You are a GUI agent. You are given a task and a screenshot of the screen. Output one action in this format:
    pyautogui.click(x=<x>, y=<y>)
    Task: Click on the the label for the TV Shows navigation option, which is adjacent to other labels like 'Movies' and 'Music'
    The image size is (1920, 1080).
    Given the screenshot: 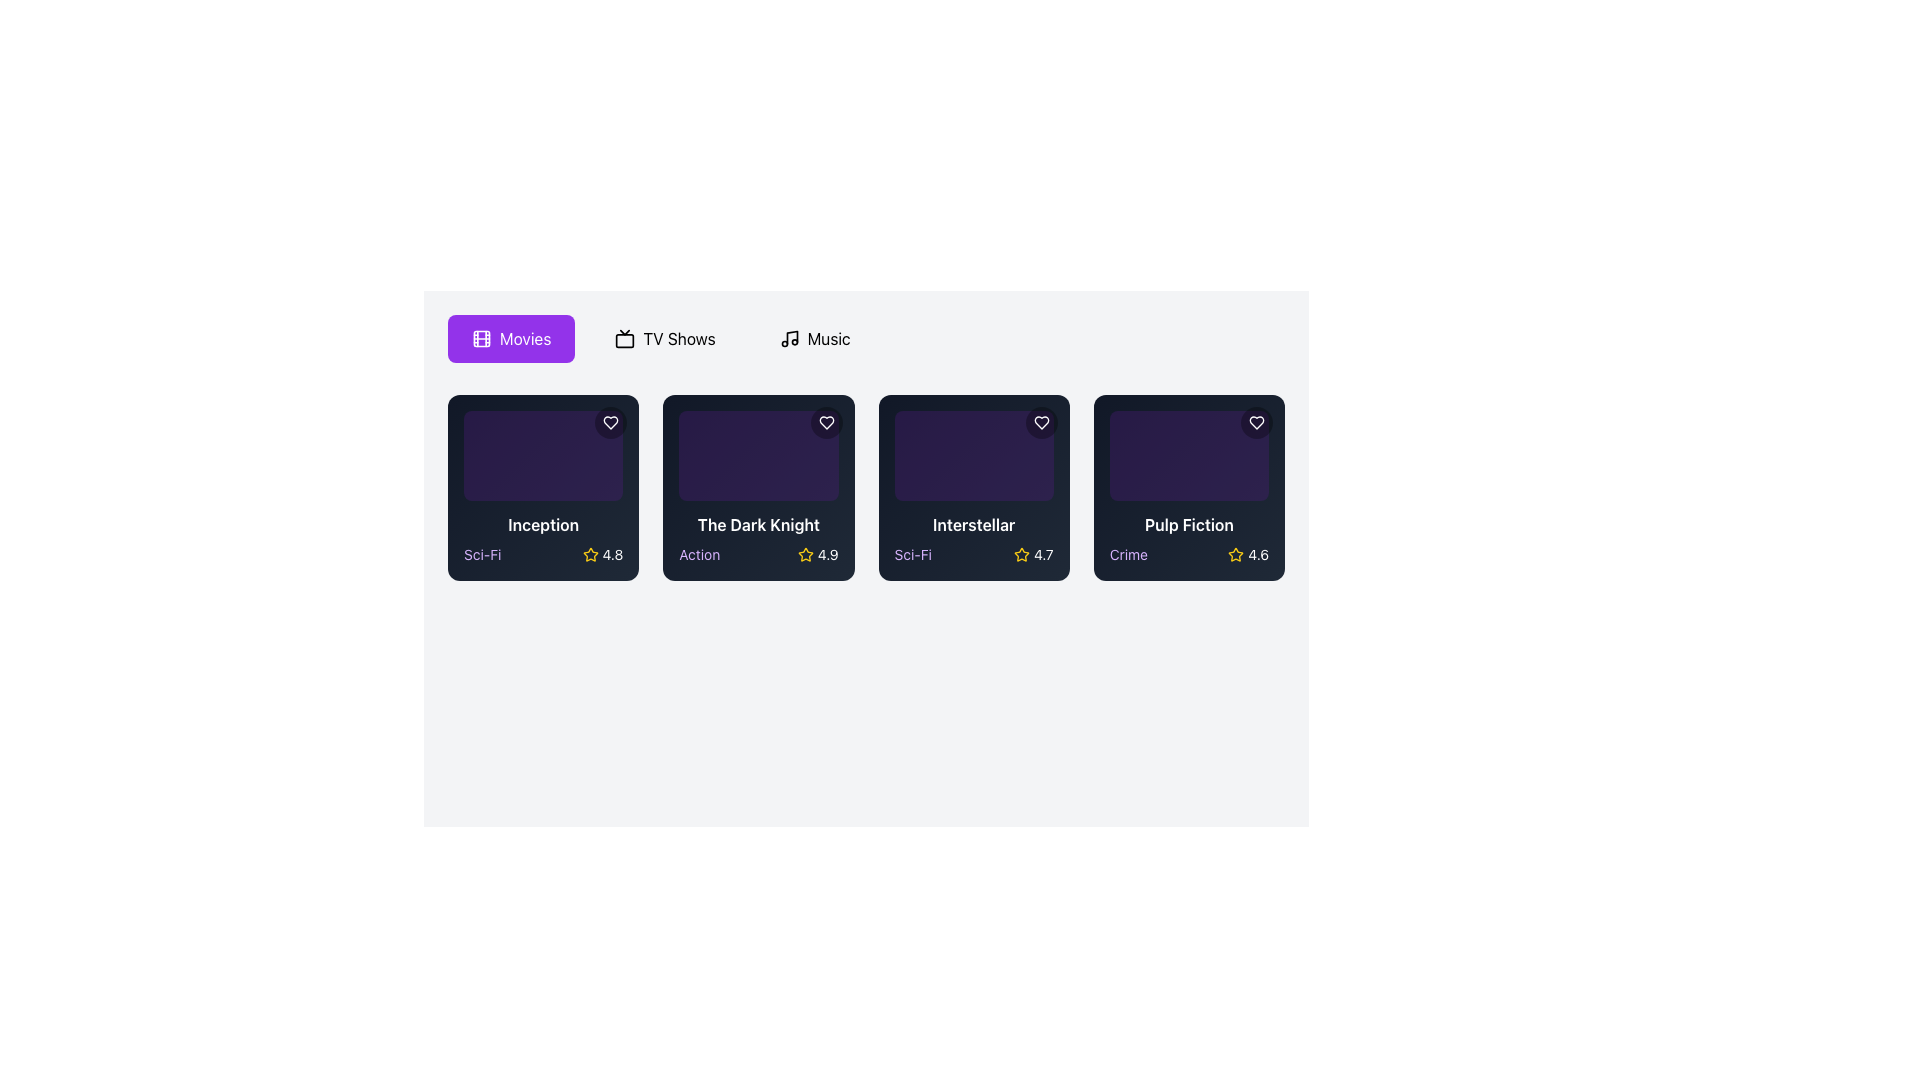 What is the action you would take?
    pyautogui.click(x=679, y=338)
    